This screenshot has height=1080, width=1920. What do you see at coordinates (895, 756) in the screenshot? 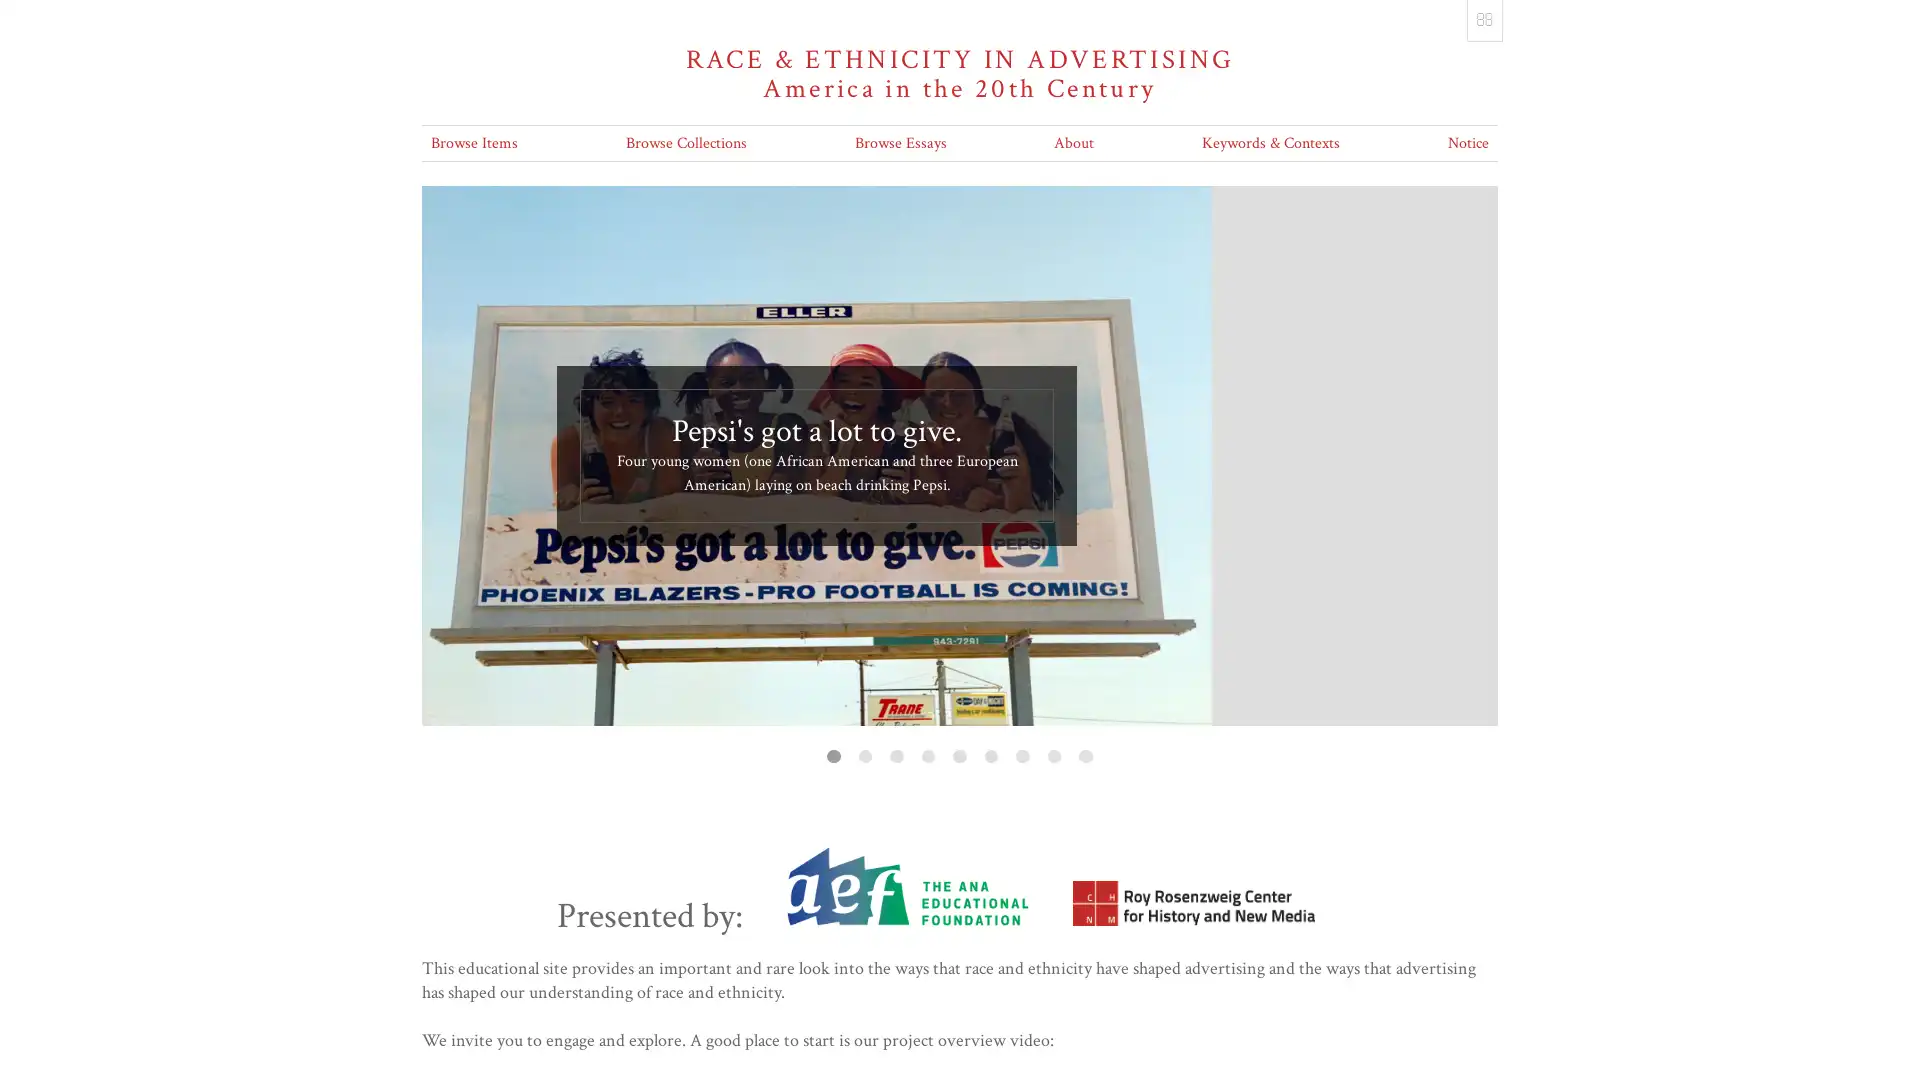
I see `3` at bounding box center [895, 756].